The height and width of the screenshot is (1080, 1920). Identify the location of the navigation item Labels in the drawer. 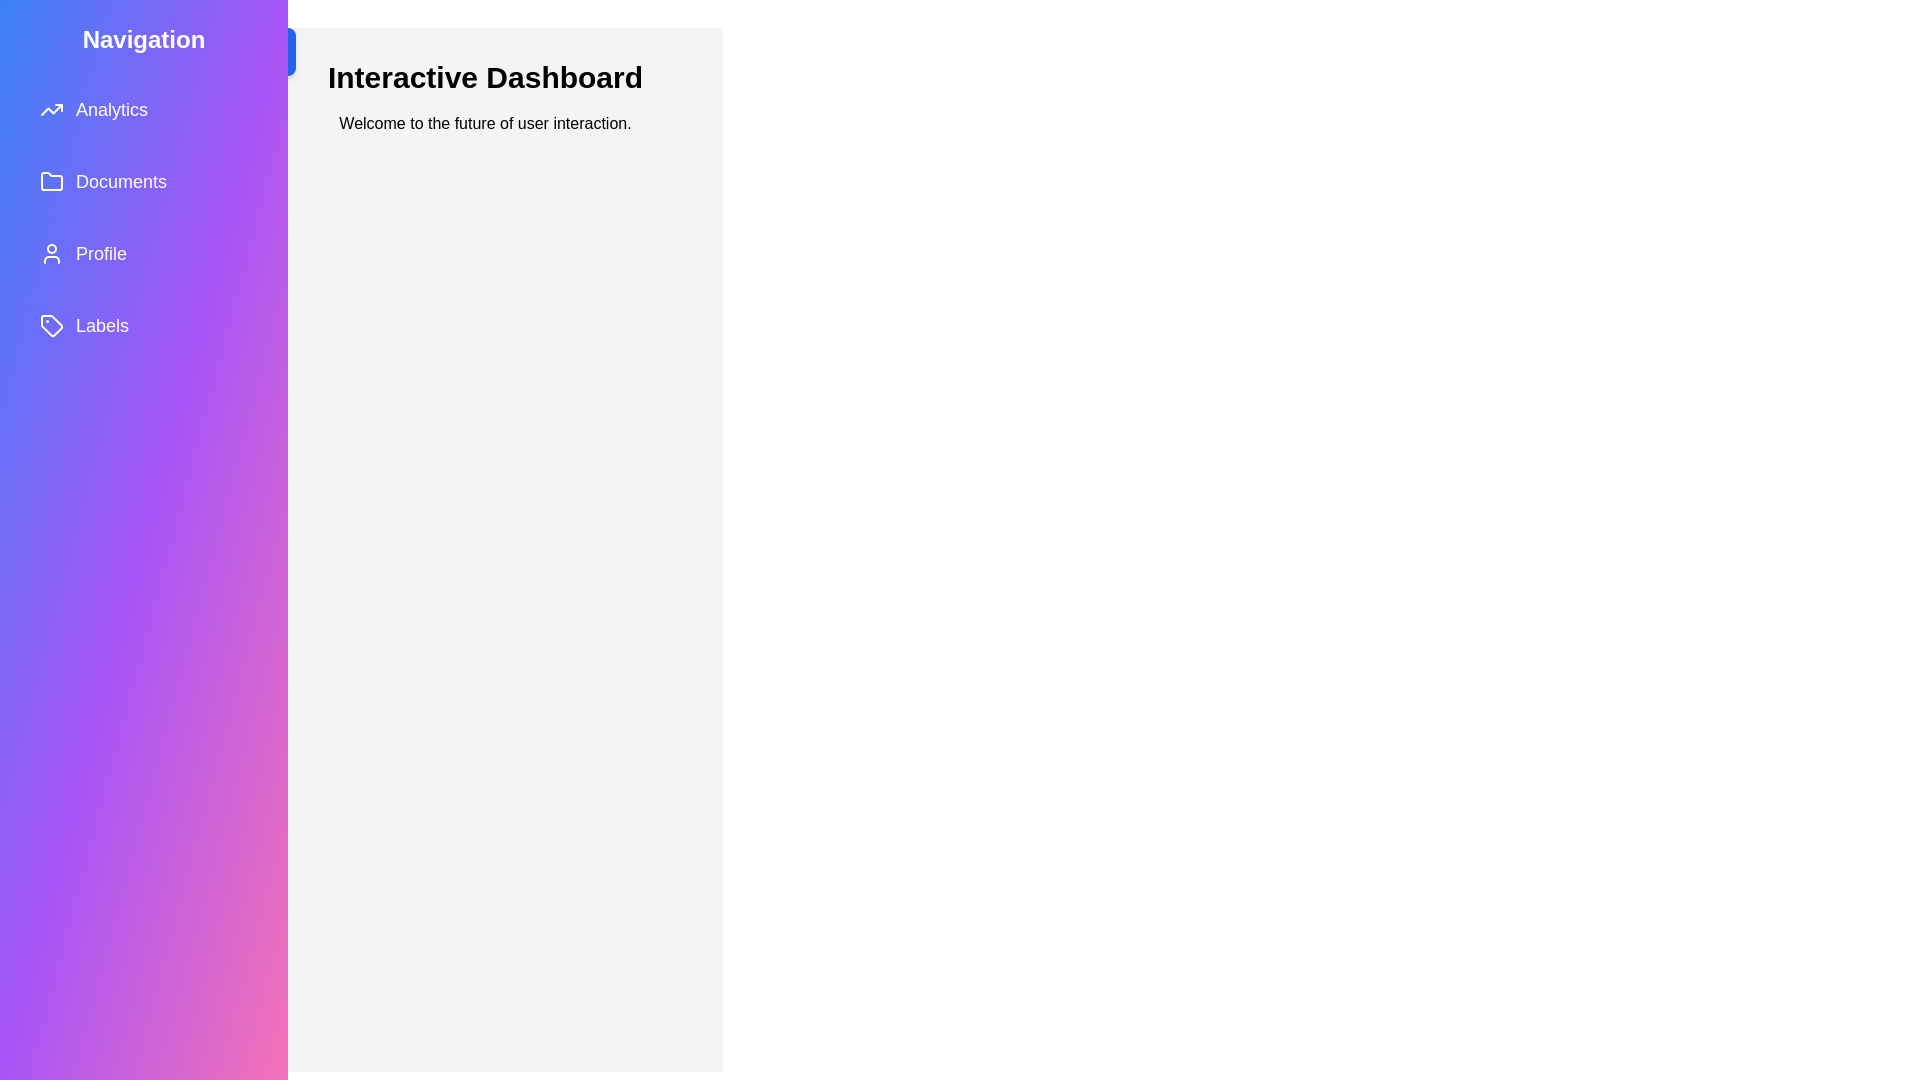
(143, 325).